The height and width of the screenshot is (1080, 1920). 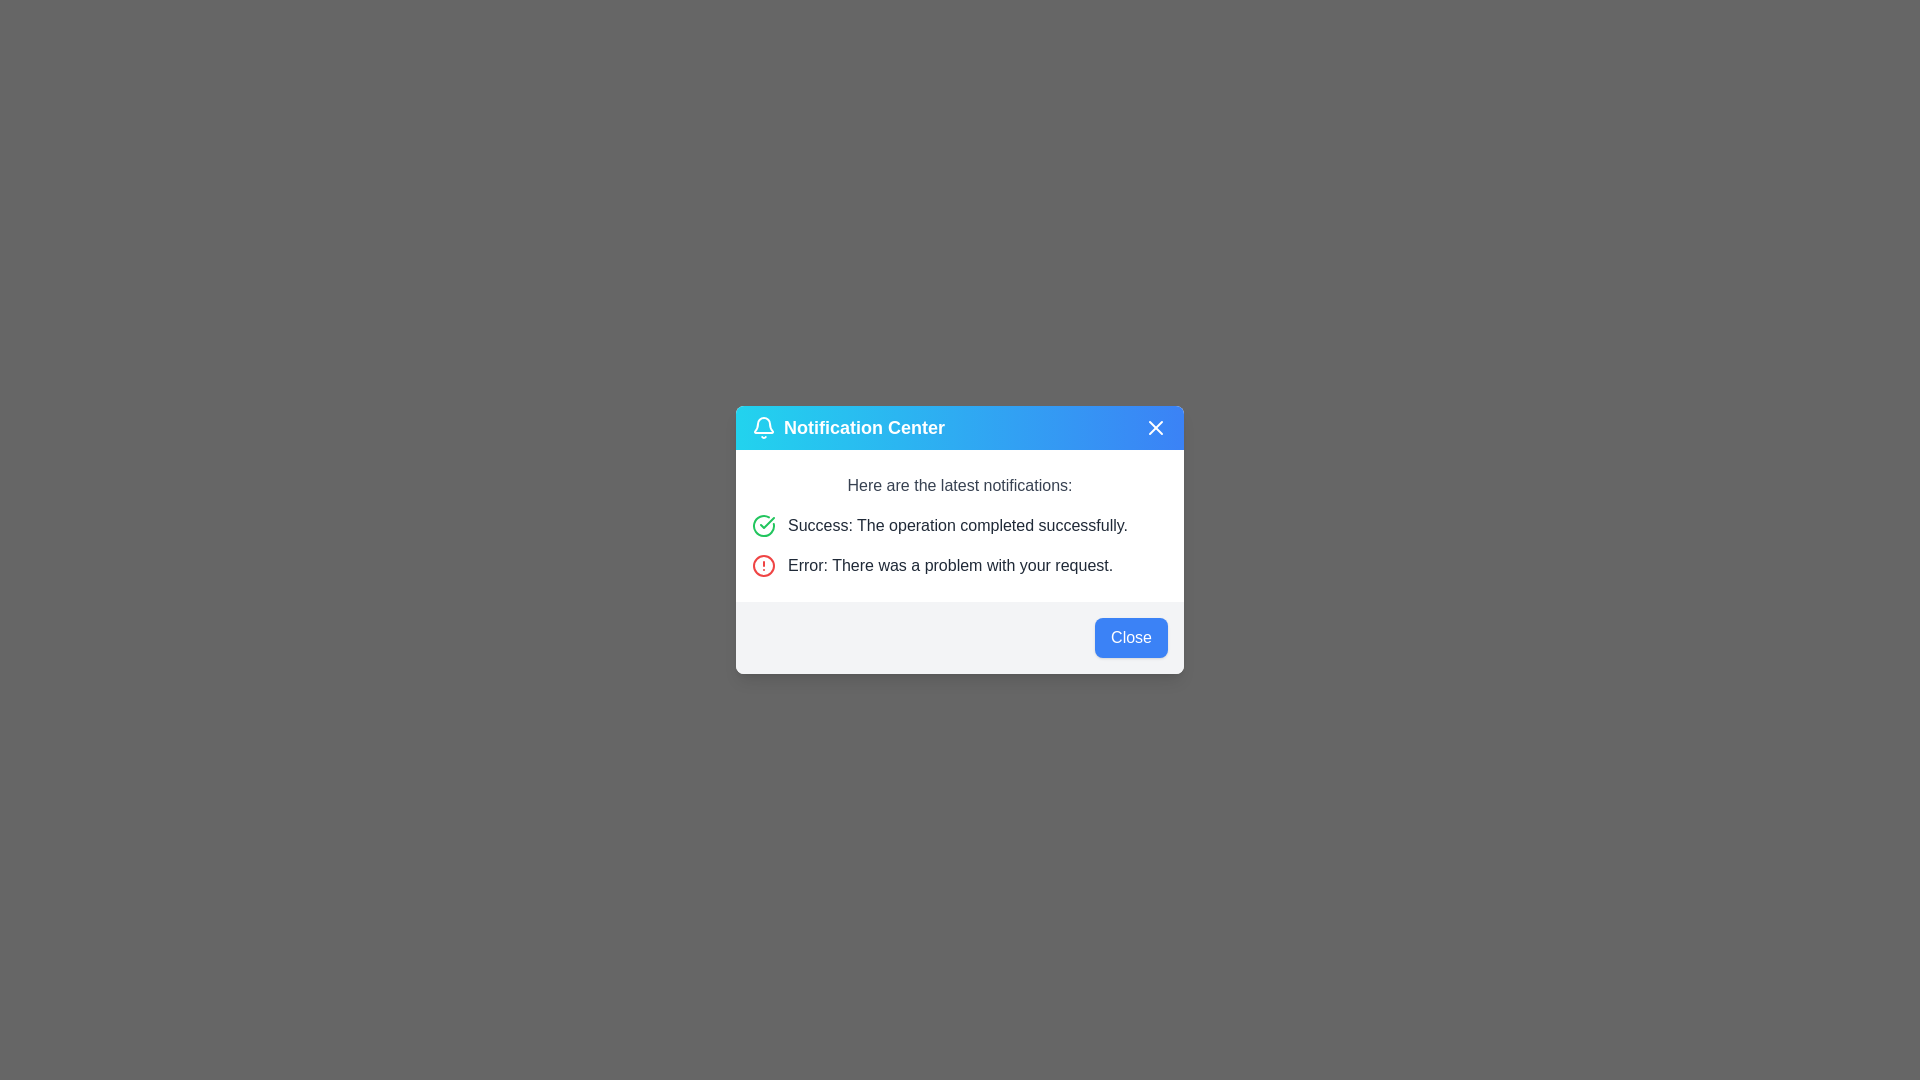 I want to click on text of the Notification area located centrally within the modal, below the title 'Notification Center', which displays success and error messages, so click(x=960, y=524).